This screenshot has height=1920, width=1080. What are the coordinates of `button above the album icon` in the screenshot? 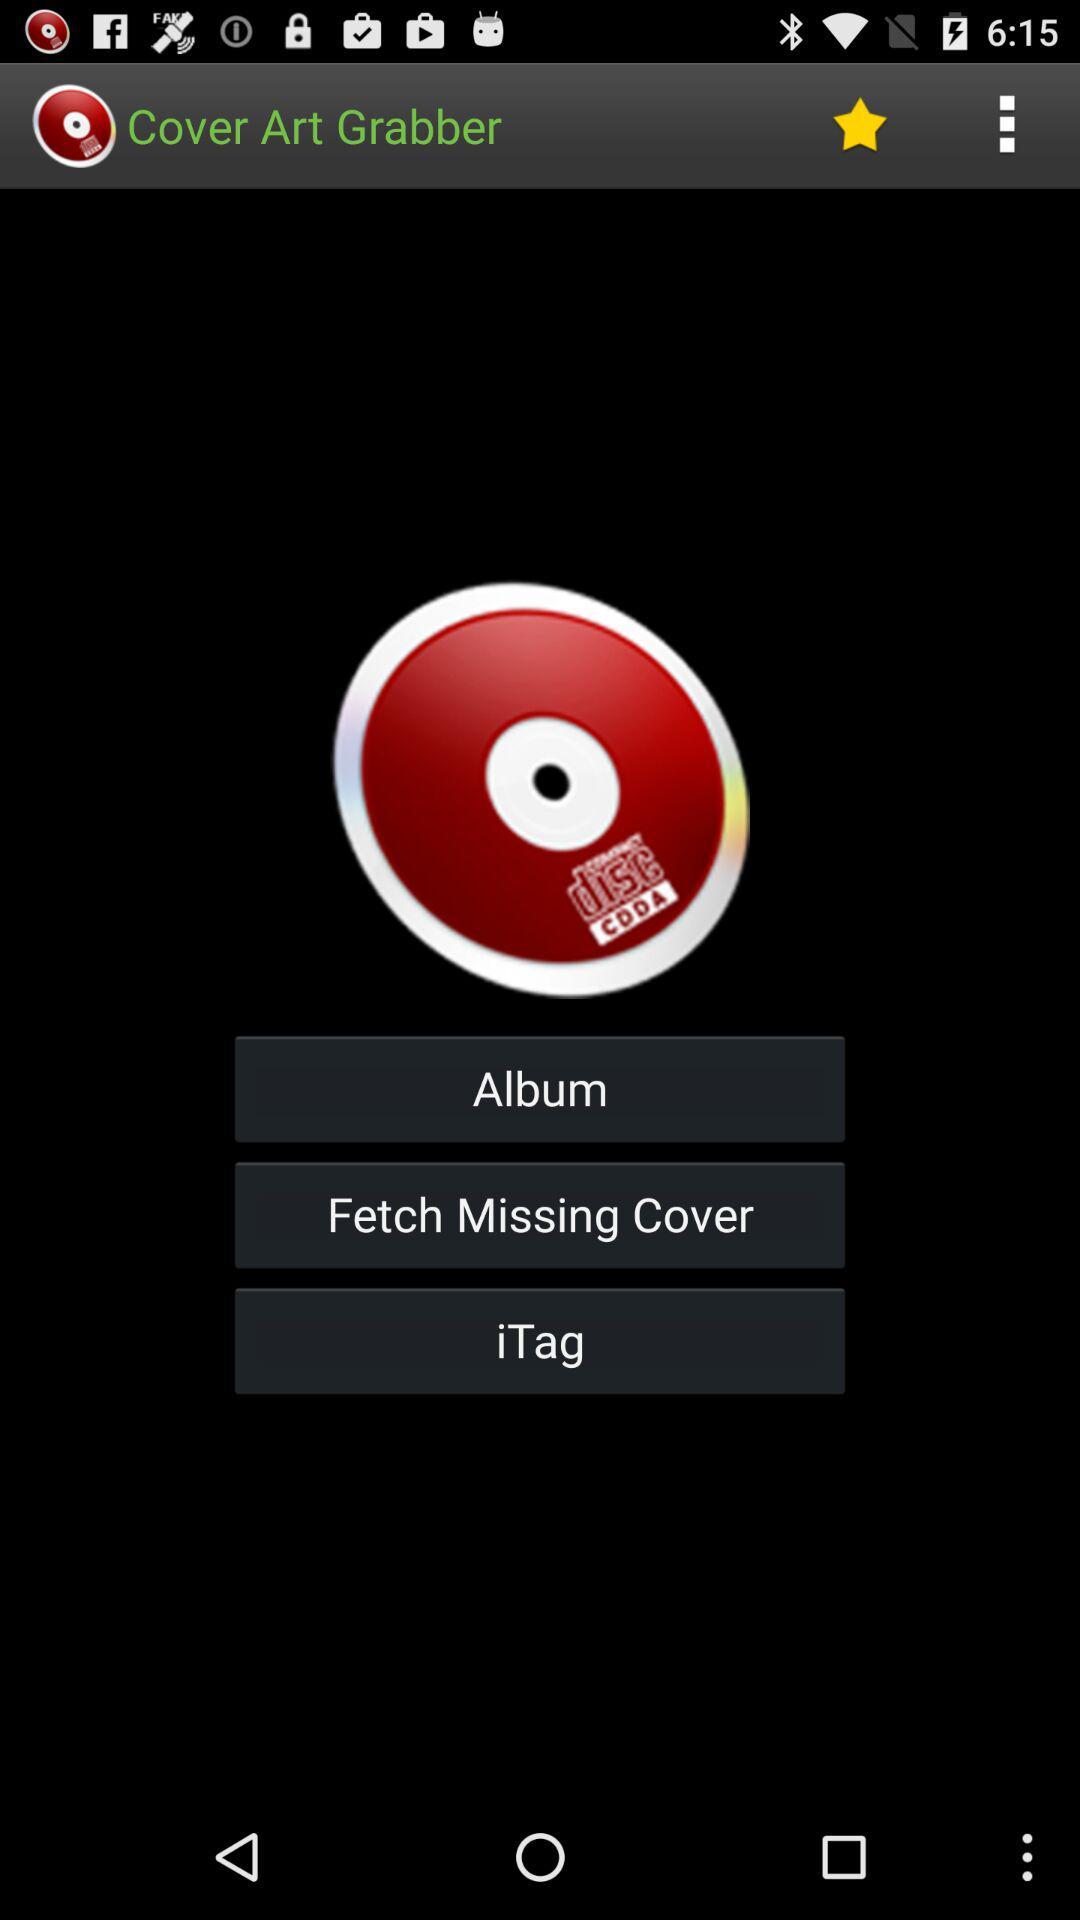 It's located at (858, 124).